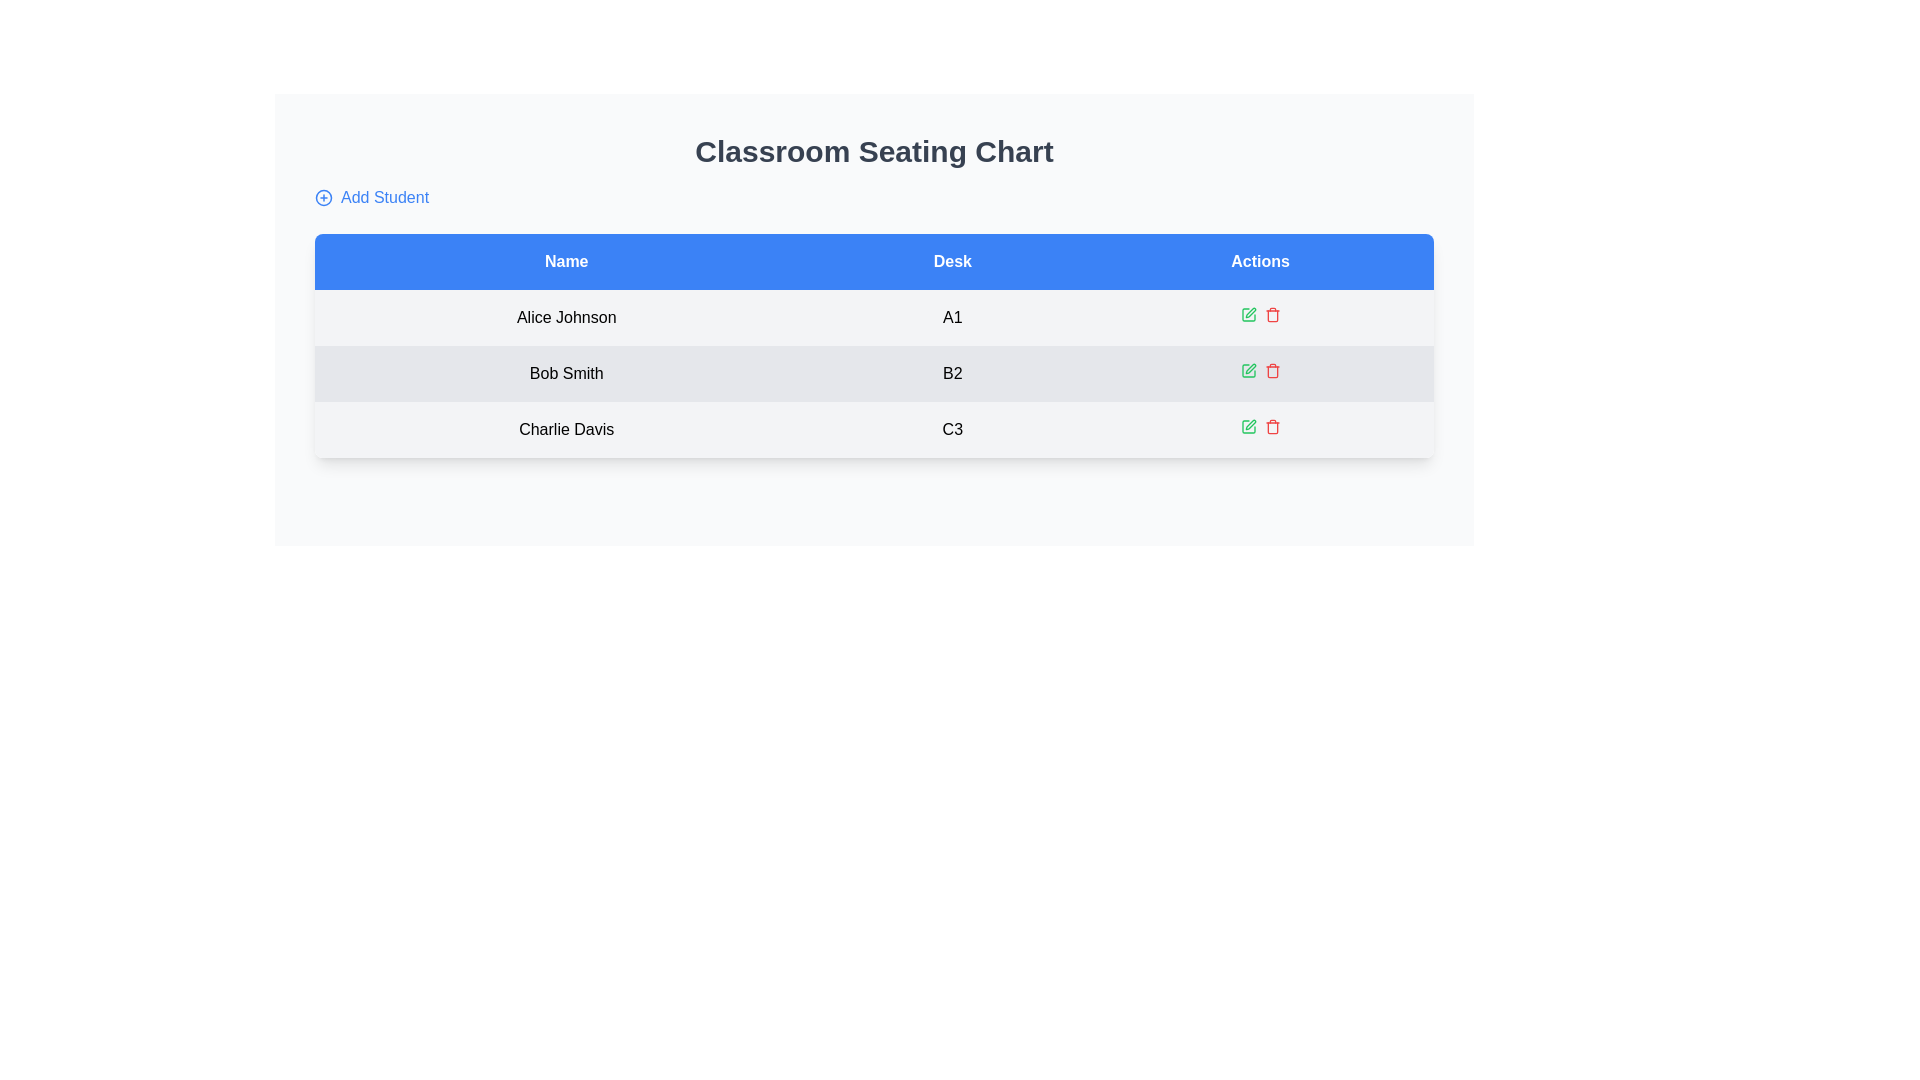 This screenshot has width=1920, height=1080. Describe the element at coordinates (1271, 370) in the screenshot. I see `the red trash can icon button in the 'Actions' column of the second row` at that location.